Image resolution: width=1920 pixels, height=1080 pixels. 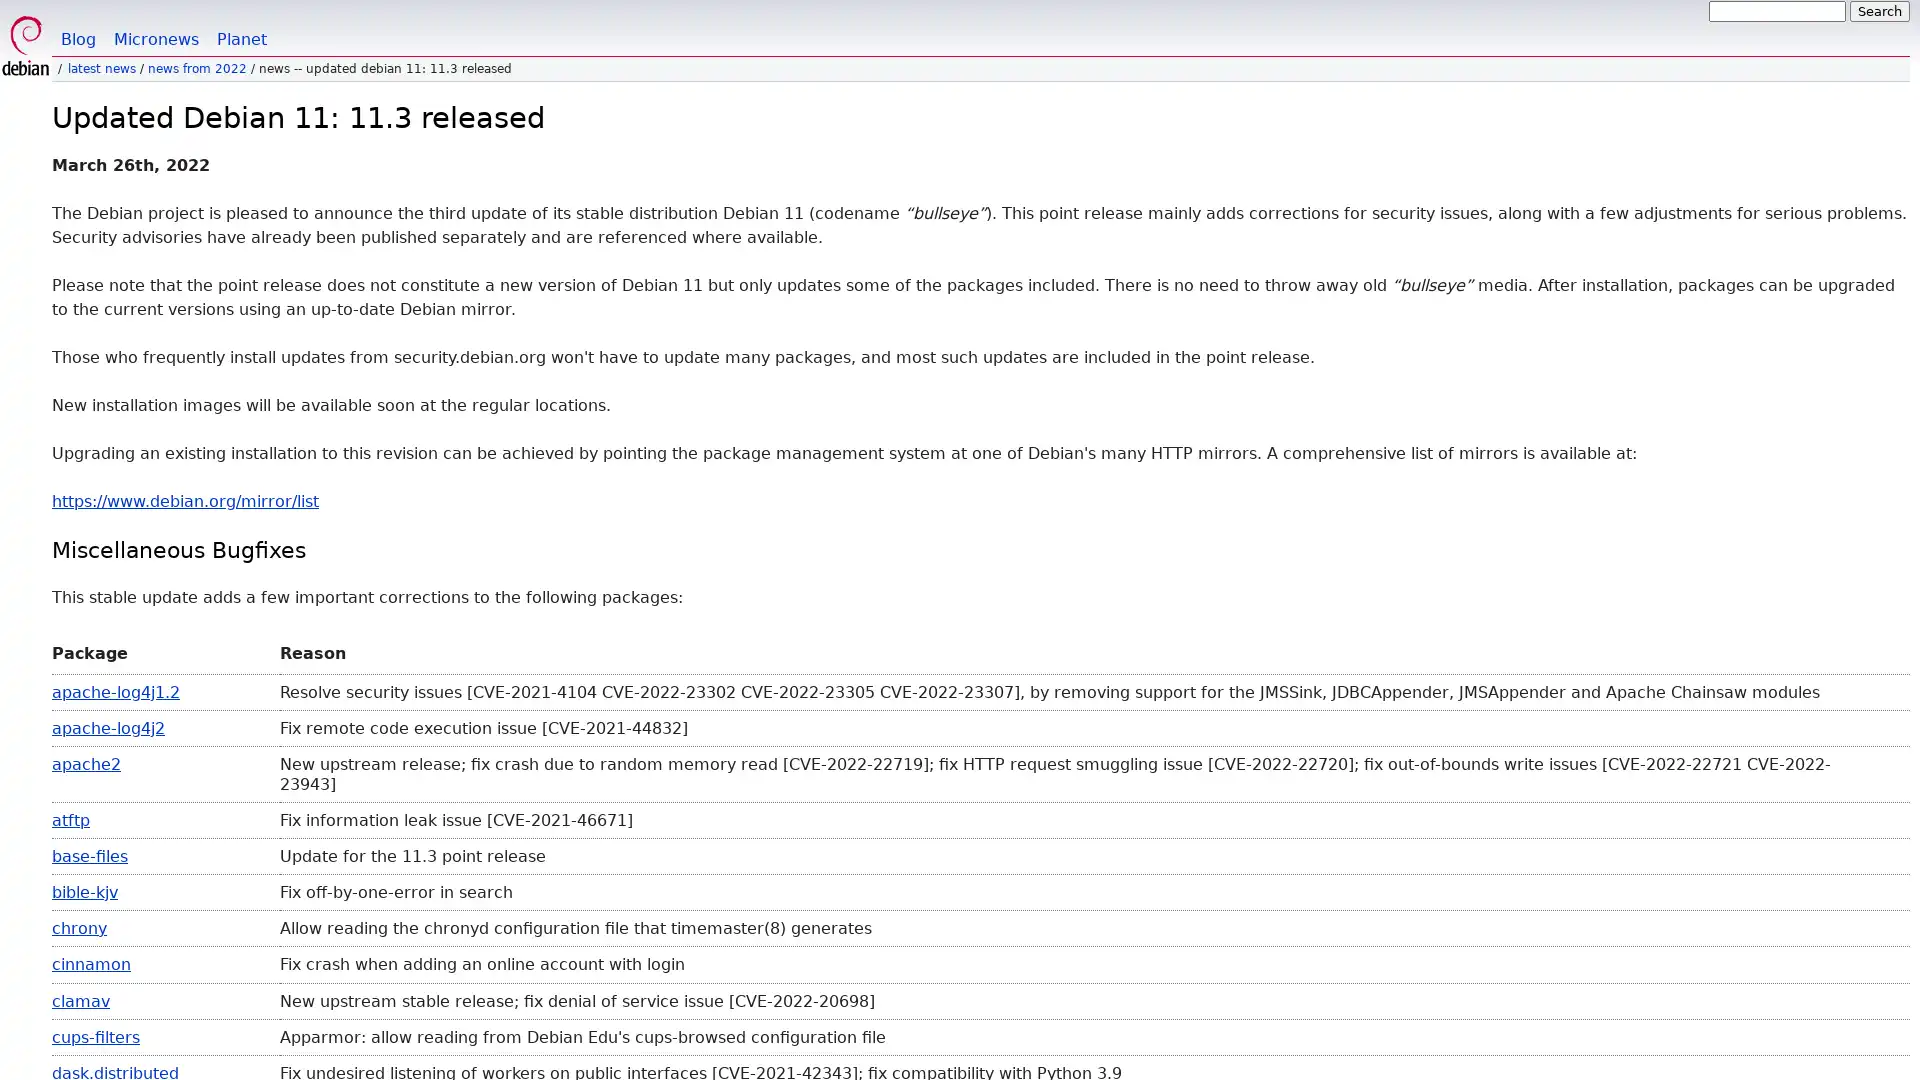 What do you see at coordinates (1879, 11) in the screenshot?
I see `Search` at bounding box center [1879, 11].